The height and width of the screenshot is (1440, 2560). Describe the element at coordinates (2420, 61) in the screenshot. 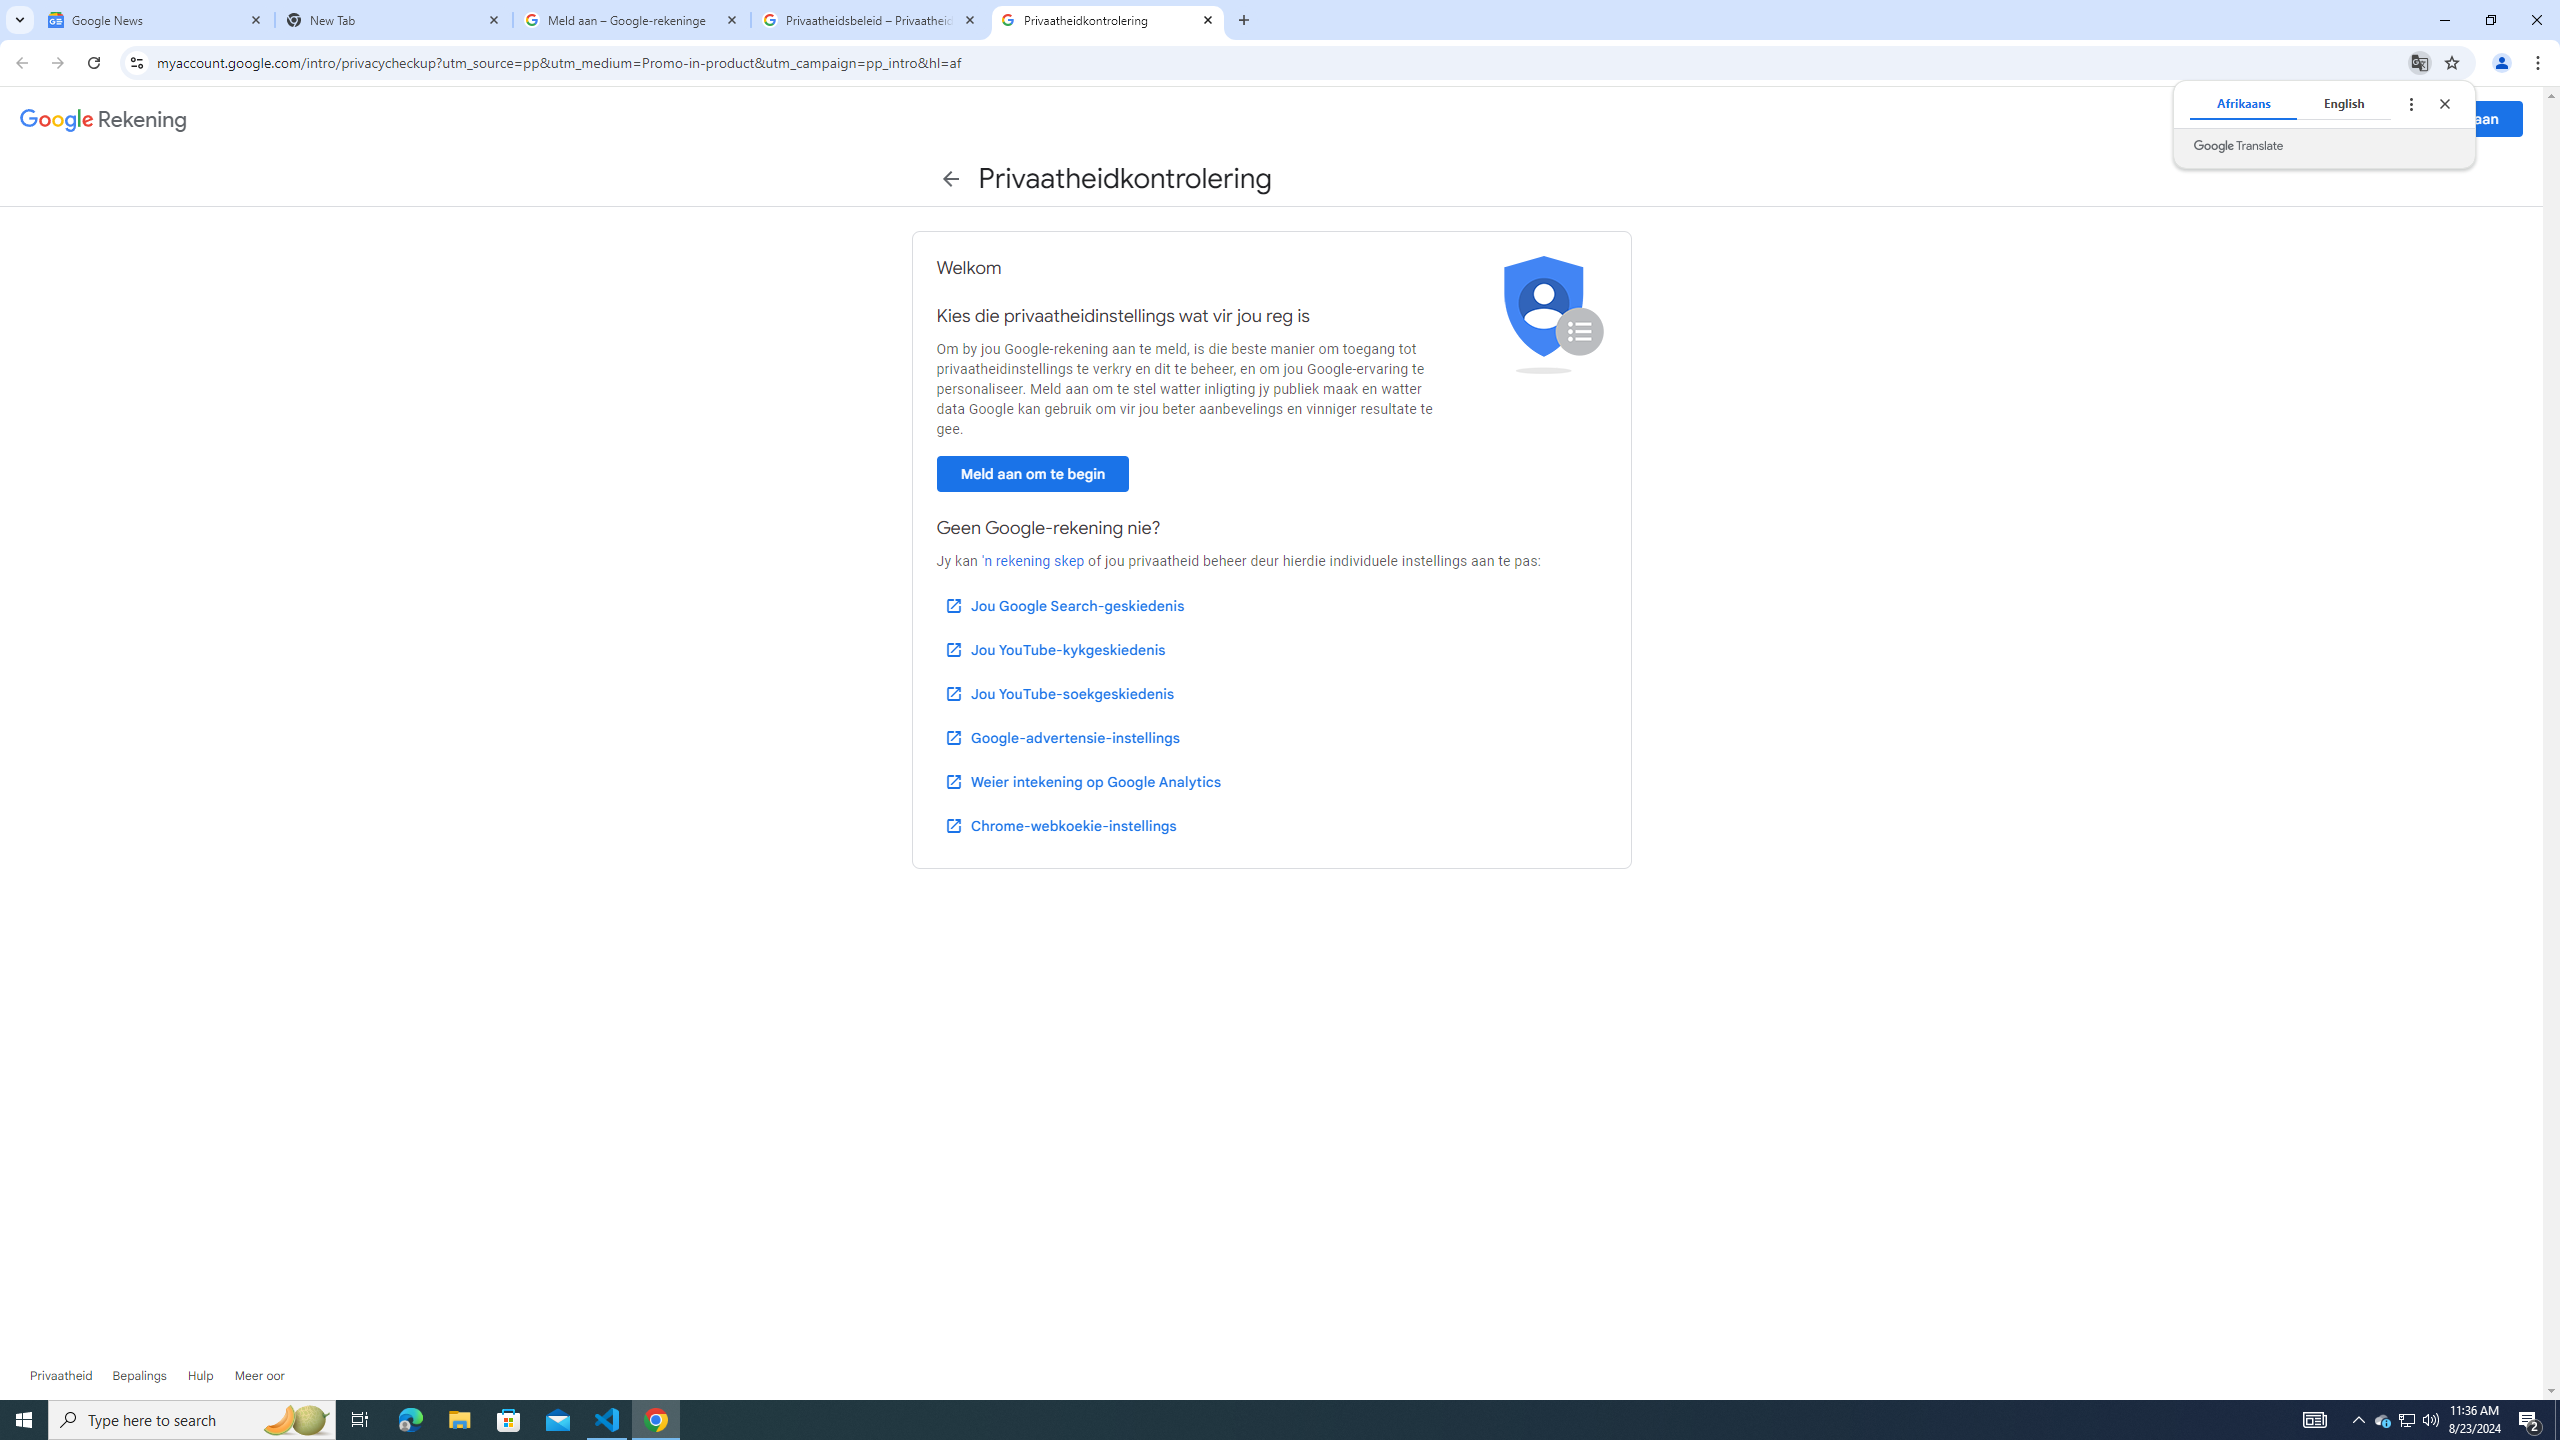

I see `'Translate this page'` at that location.